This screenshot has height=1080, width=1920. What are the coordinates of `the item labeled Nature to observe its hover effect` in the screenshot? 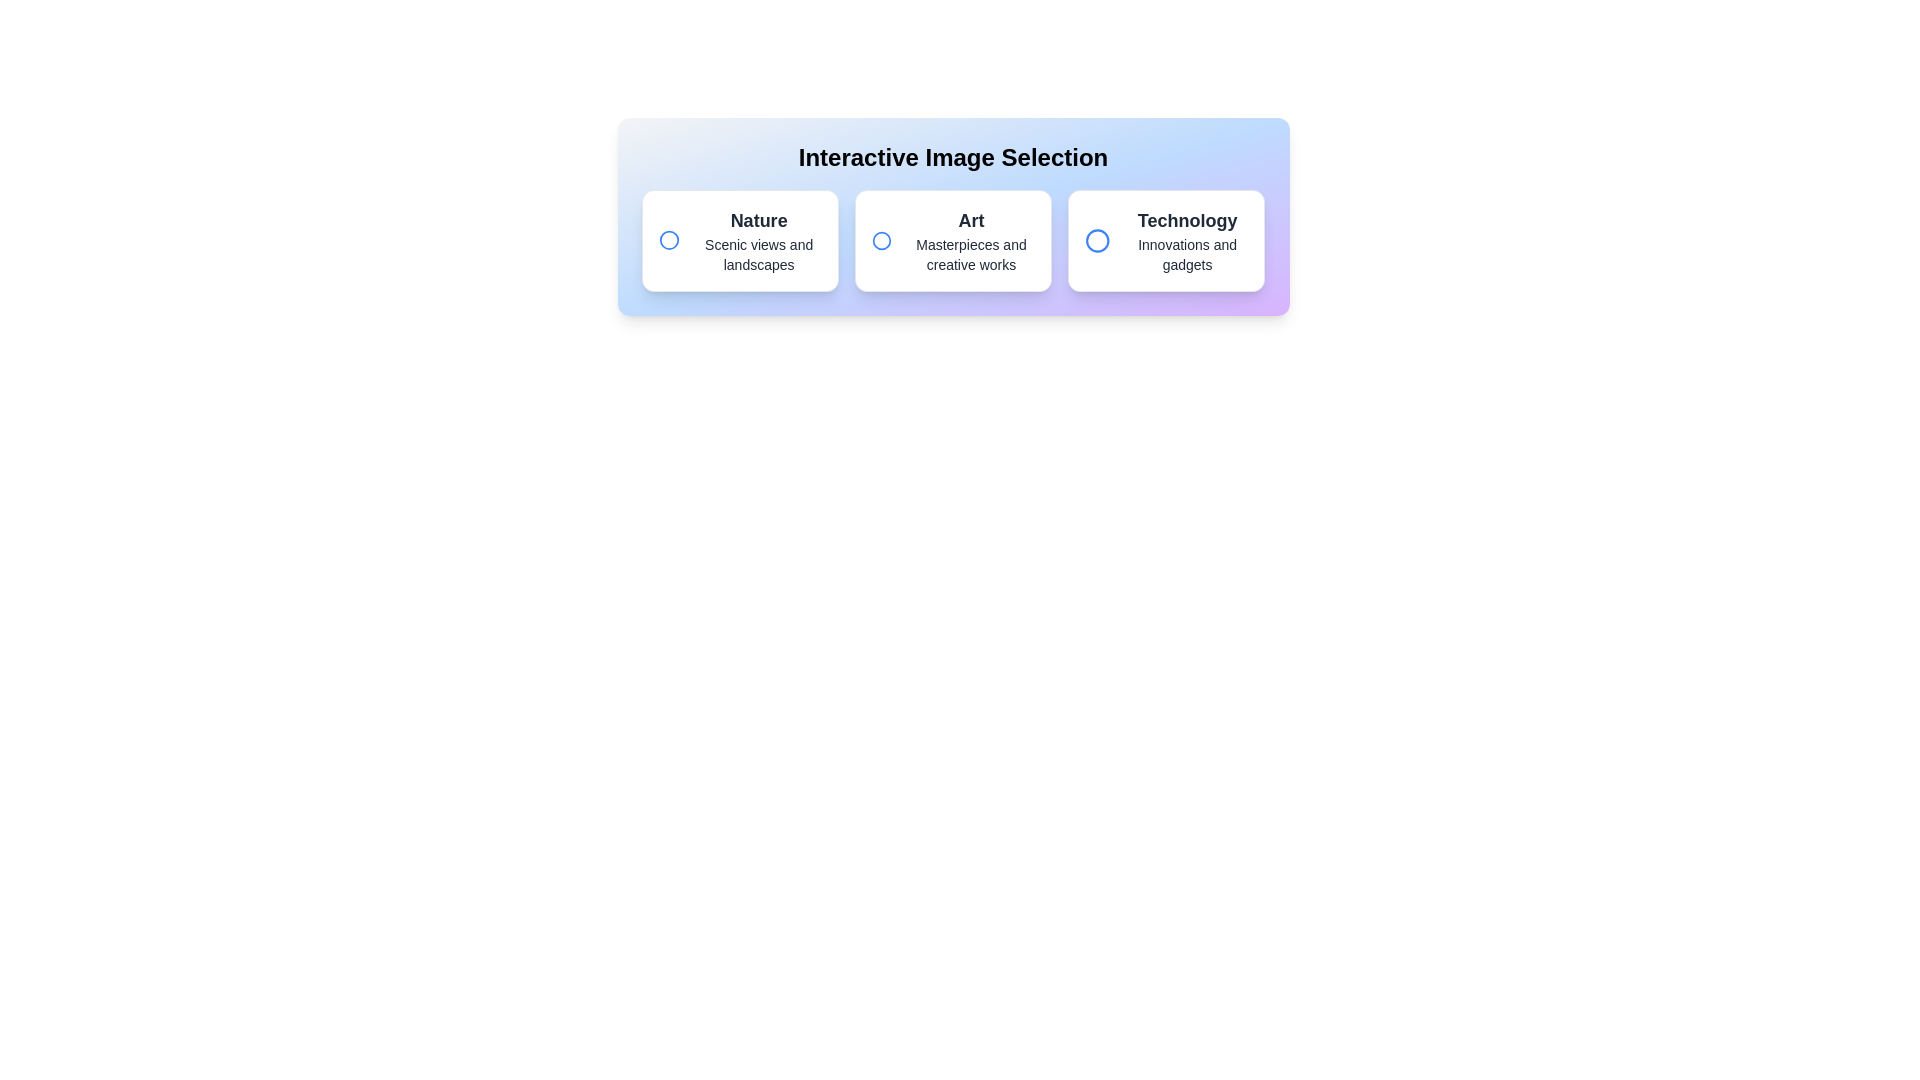 It's located at (738, 239).